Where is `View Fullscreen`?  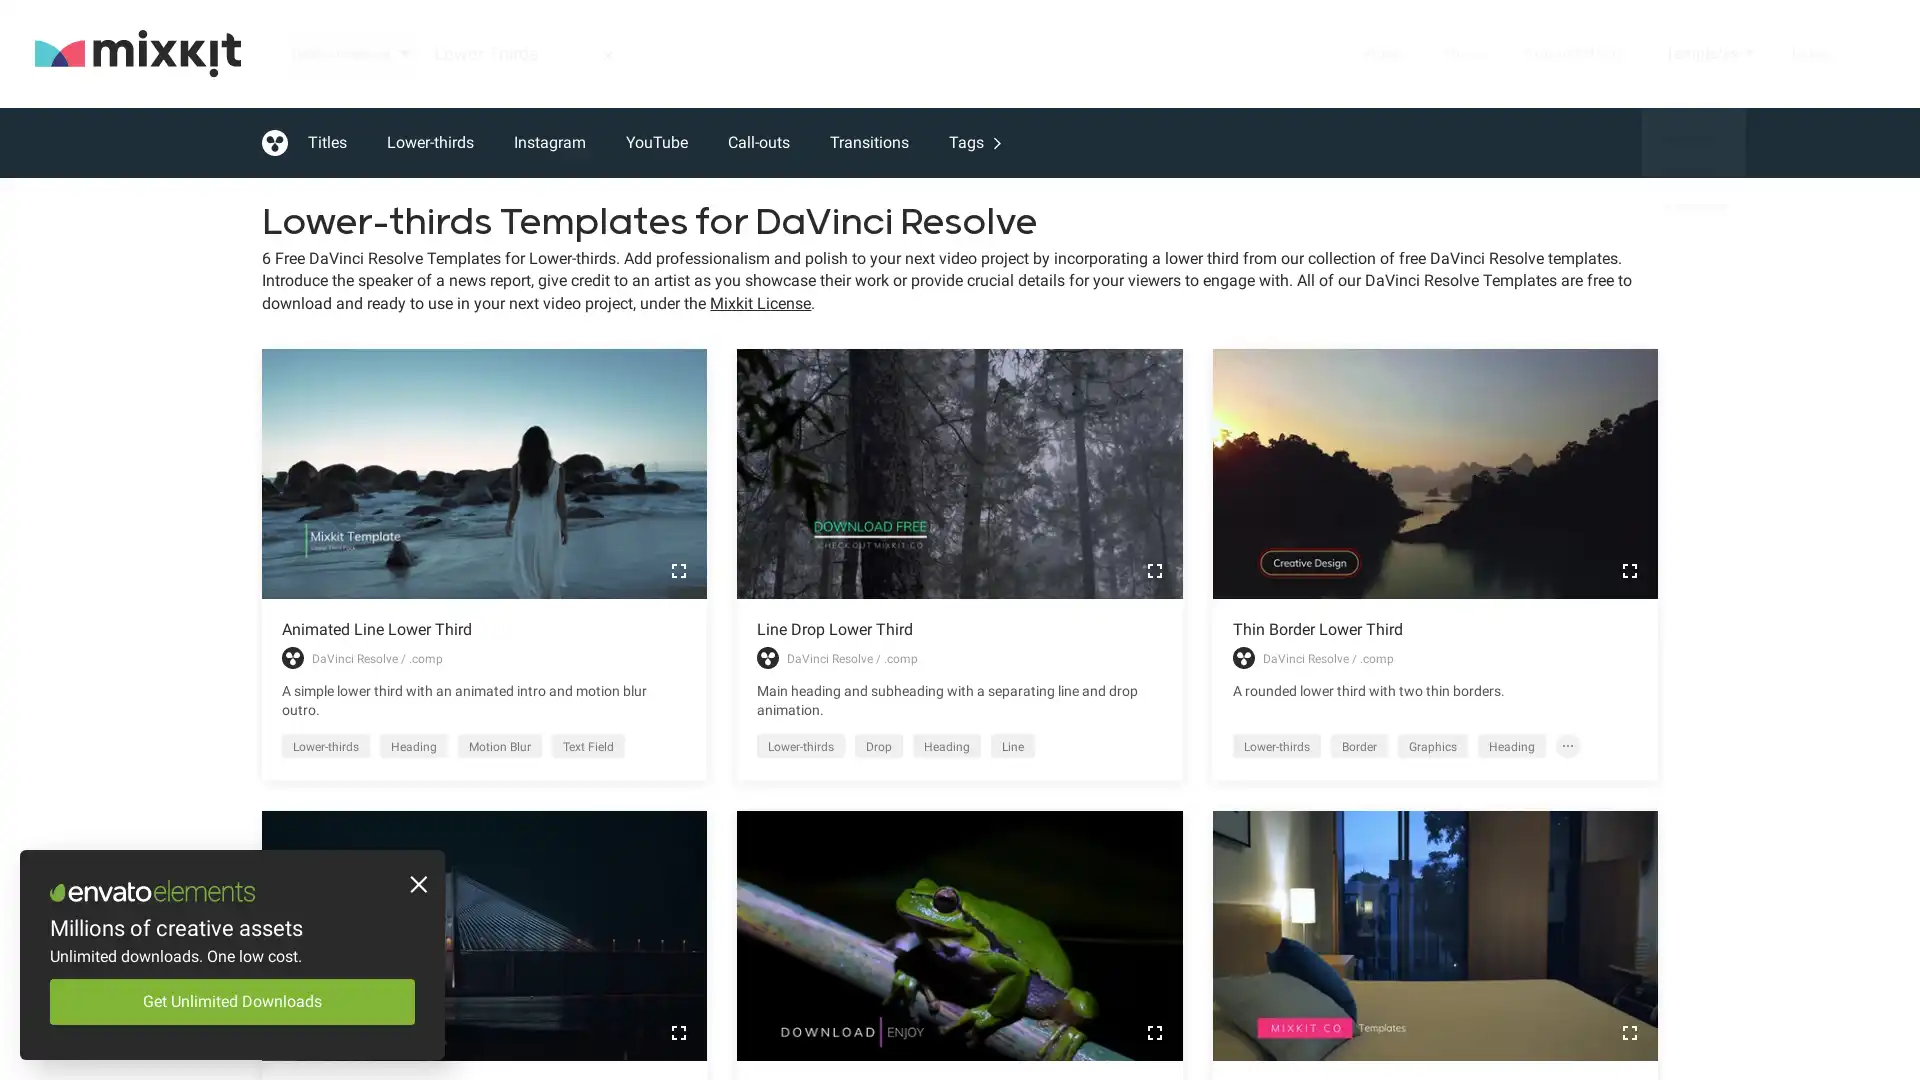 View Fullscreen is located at coordinates (1153, 1032).